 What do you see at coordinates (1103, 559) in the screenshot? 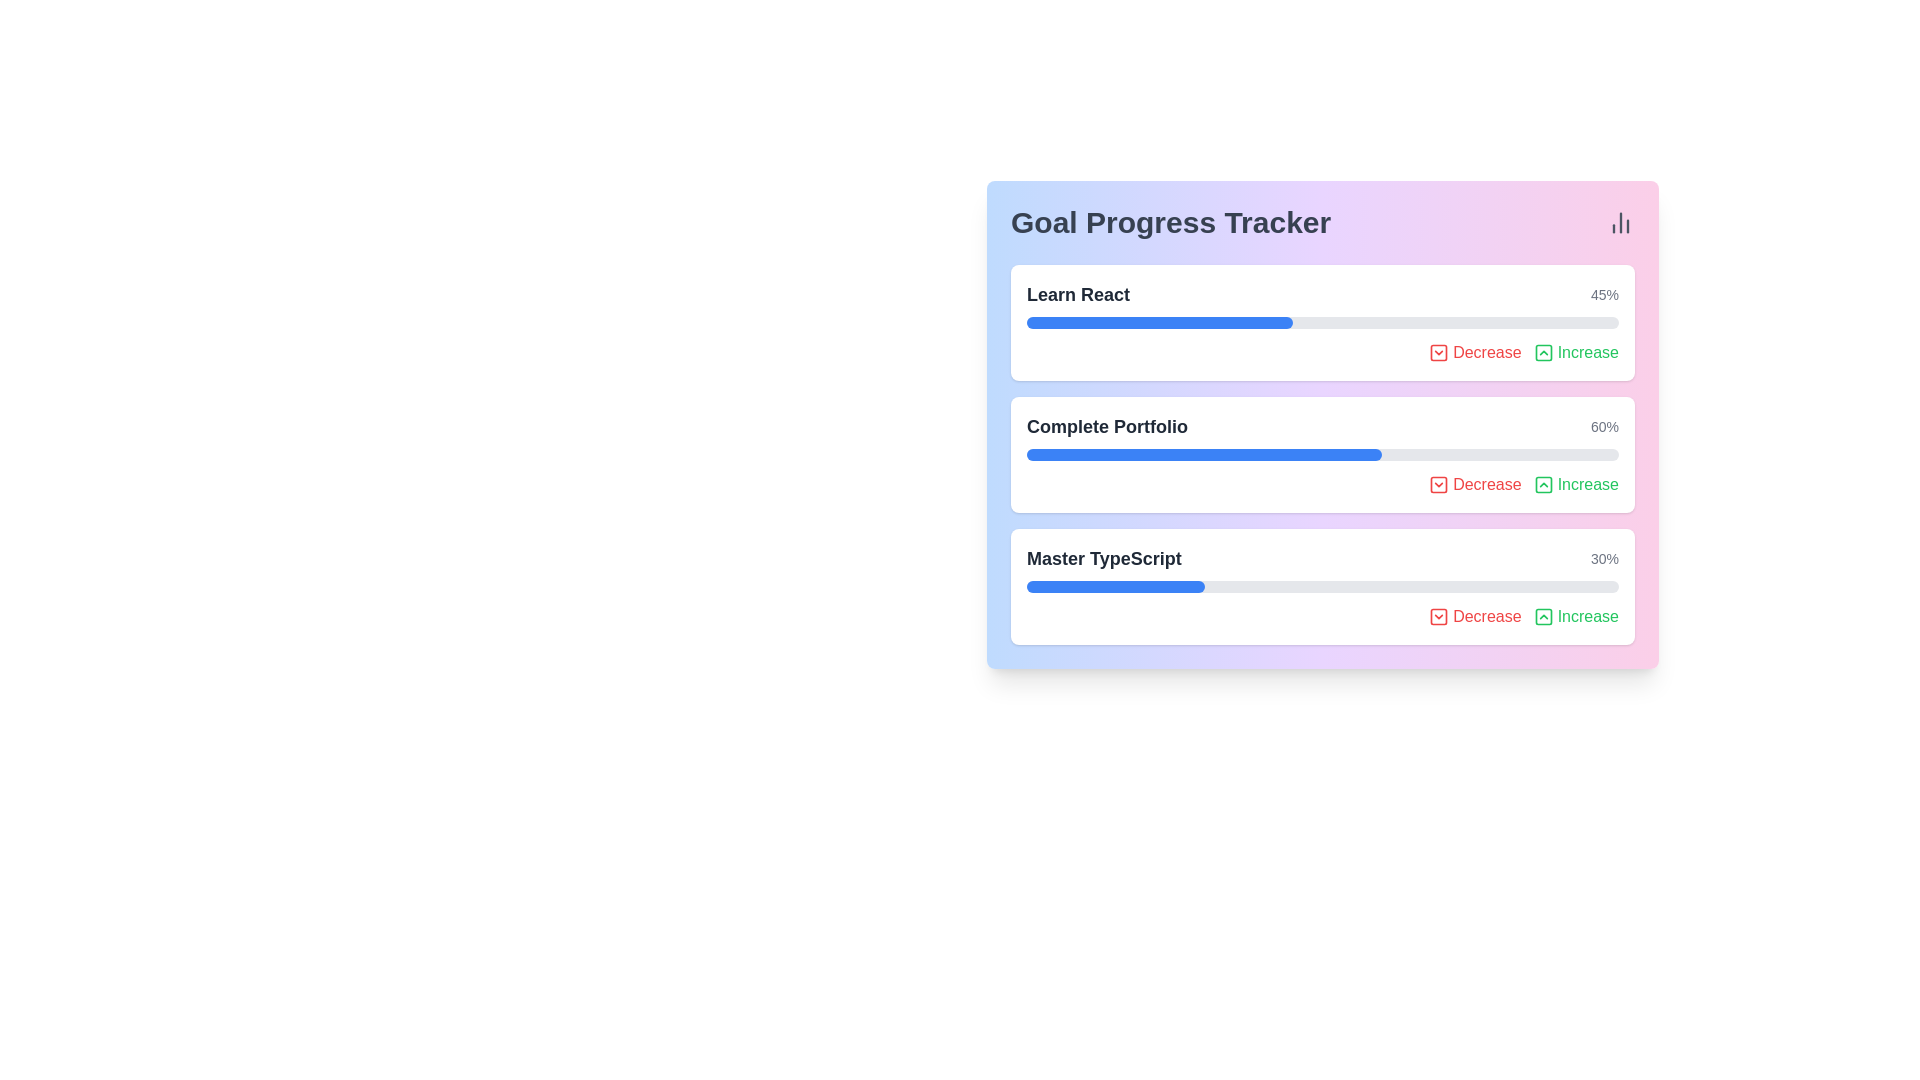
I see `the text label indicating the name of the progress tracker task, 'Master TypeScript', located in the bottom section of the list of labeled progress trackers` at bounding box center [1103, 559].